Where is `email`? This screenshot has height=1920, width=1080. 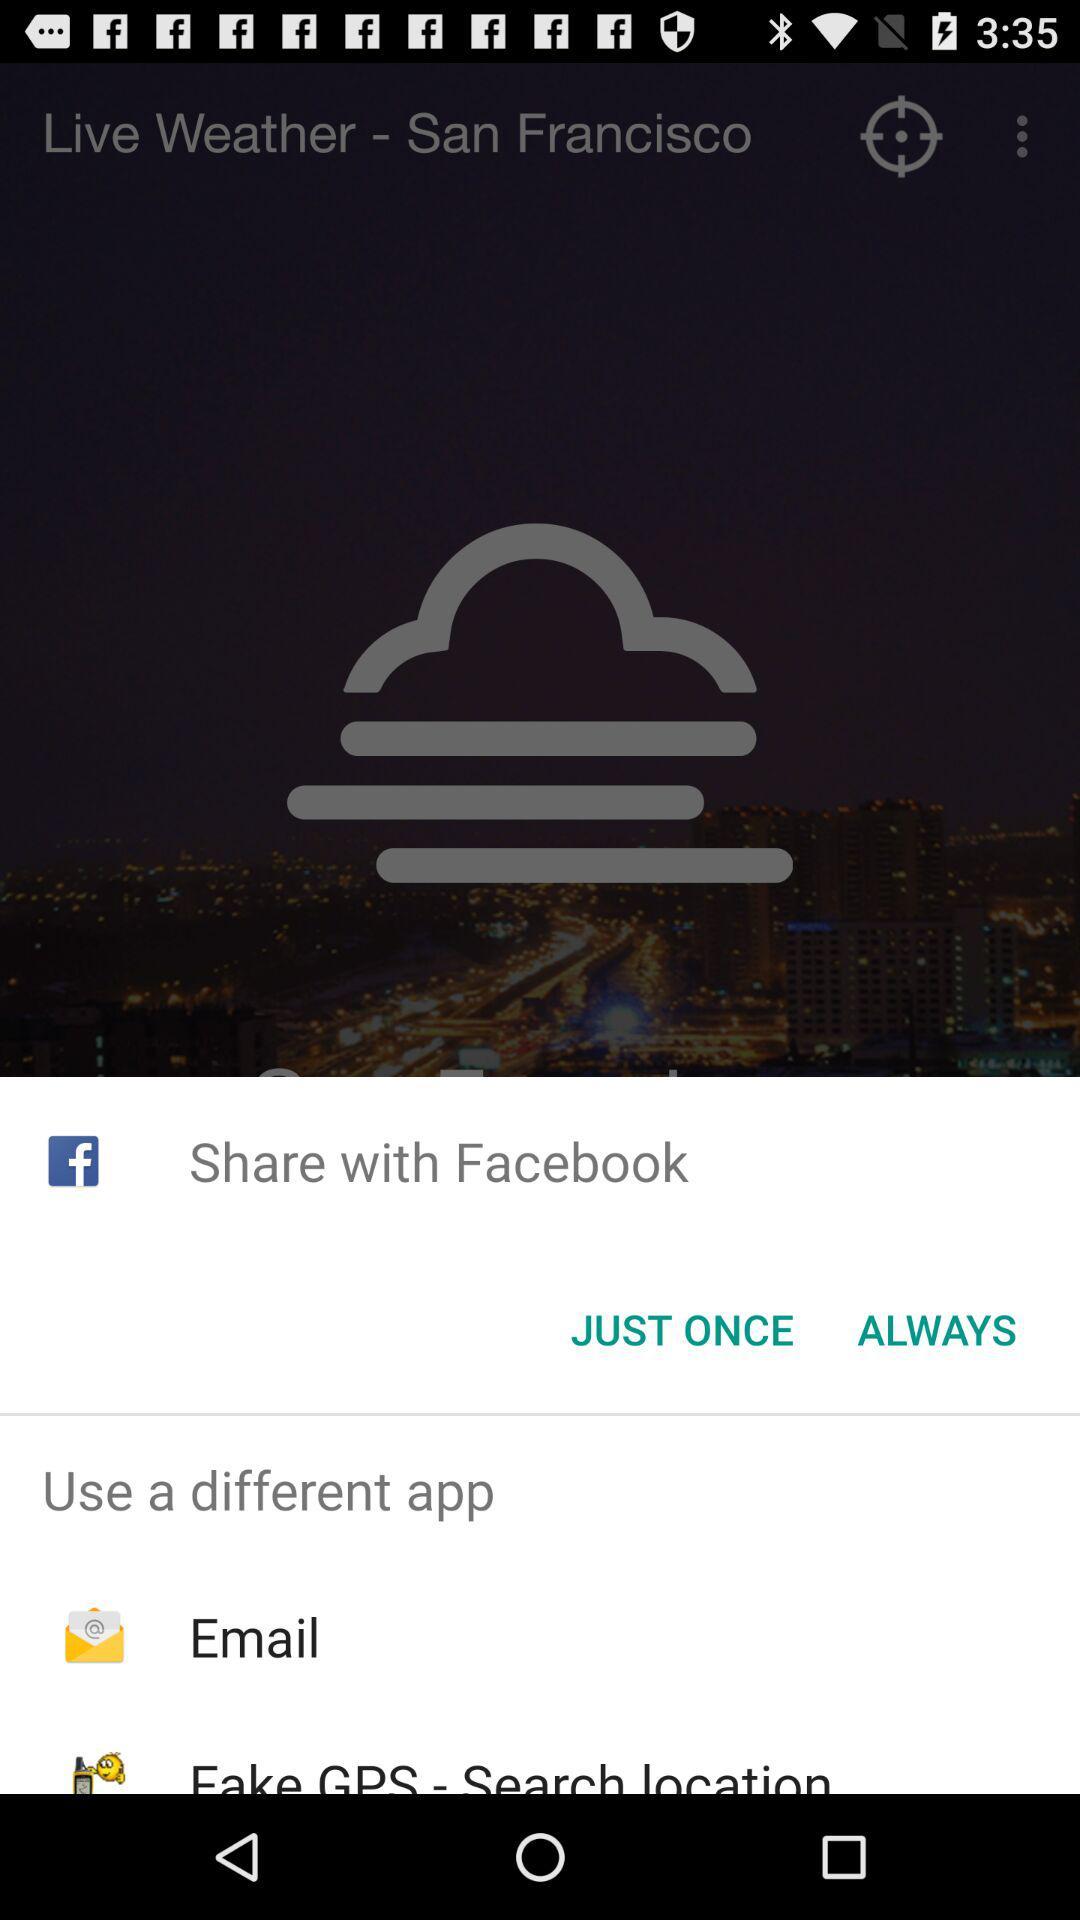
email is located at coordinates (253, 1636).